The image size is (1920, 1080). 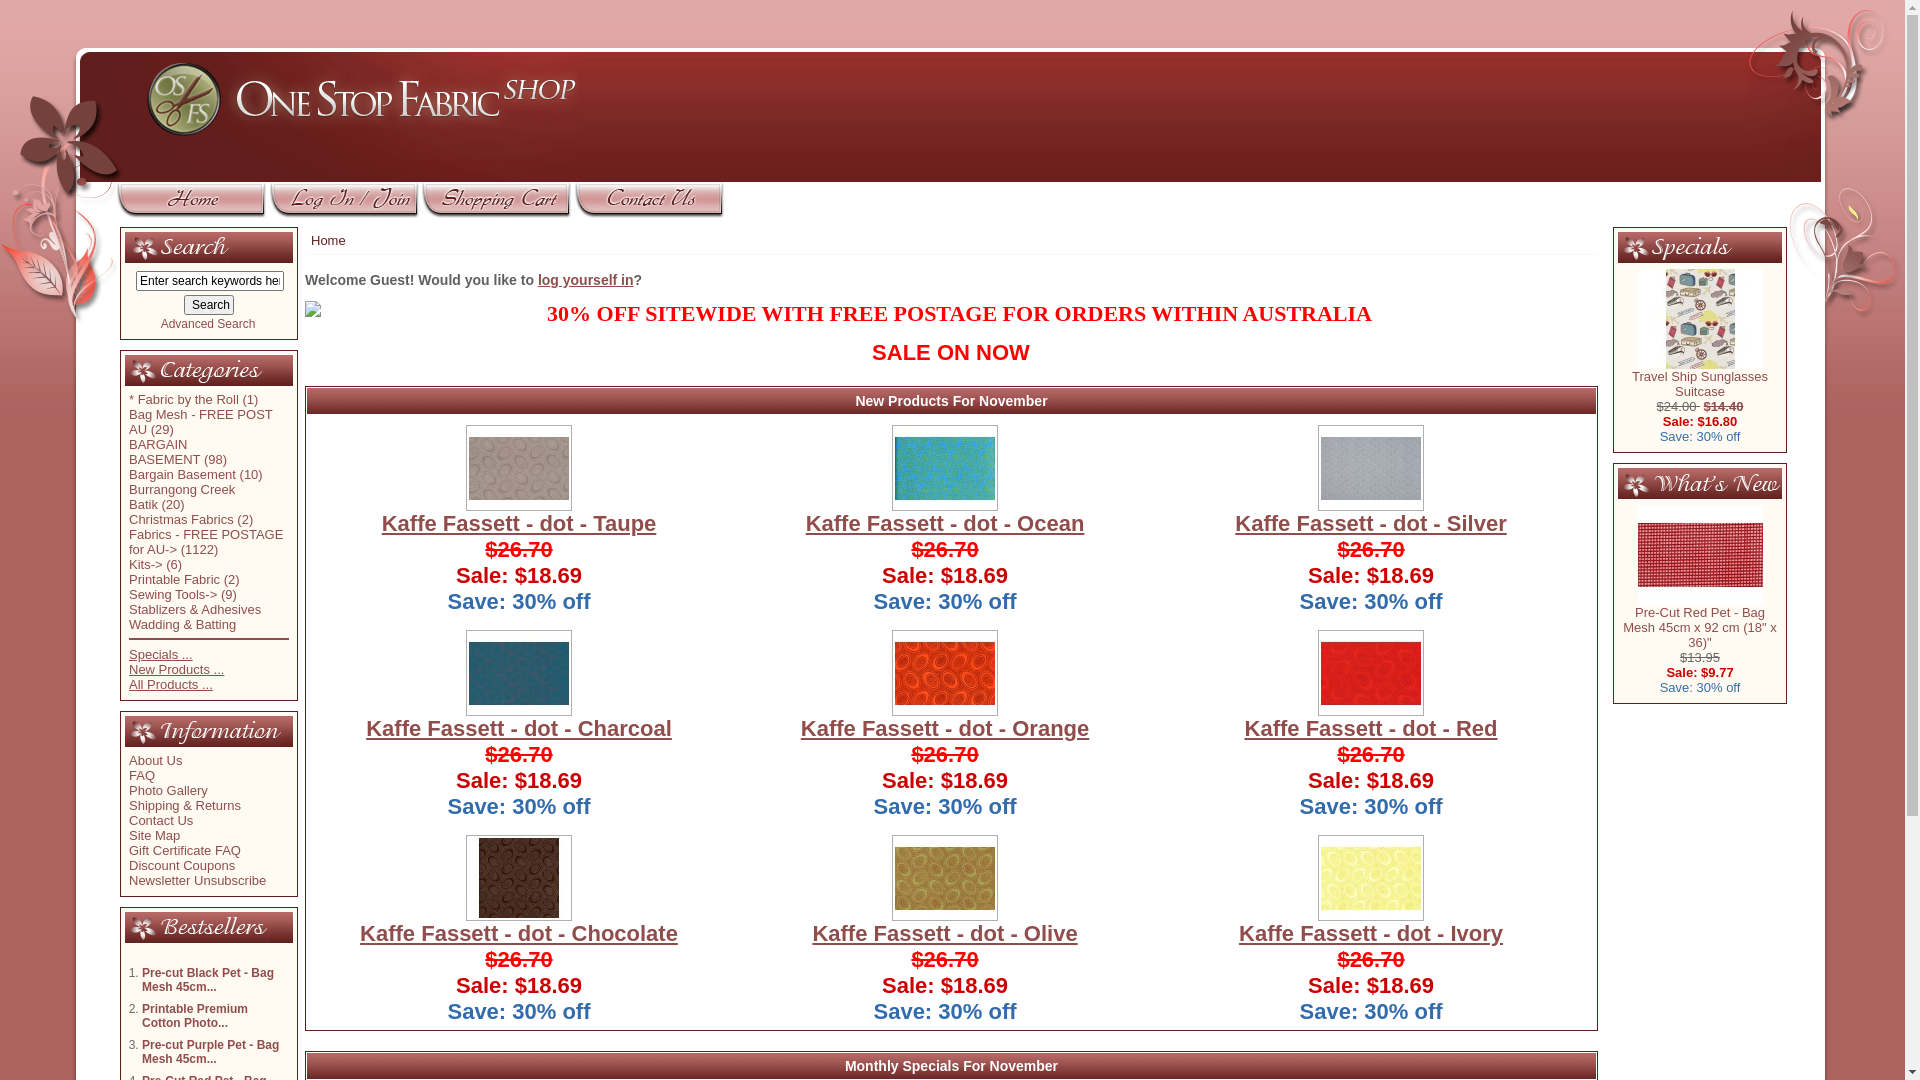 What do you see at coordinates (182, 496) in the screenshot?
I see `'Burrangong Creek Batik'` at bounding box center [182, 496].